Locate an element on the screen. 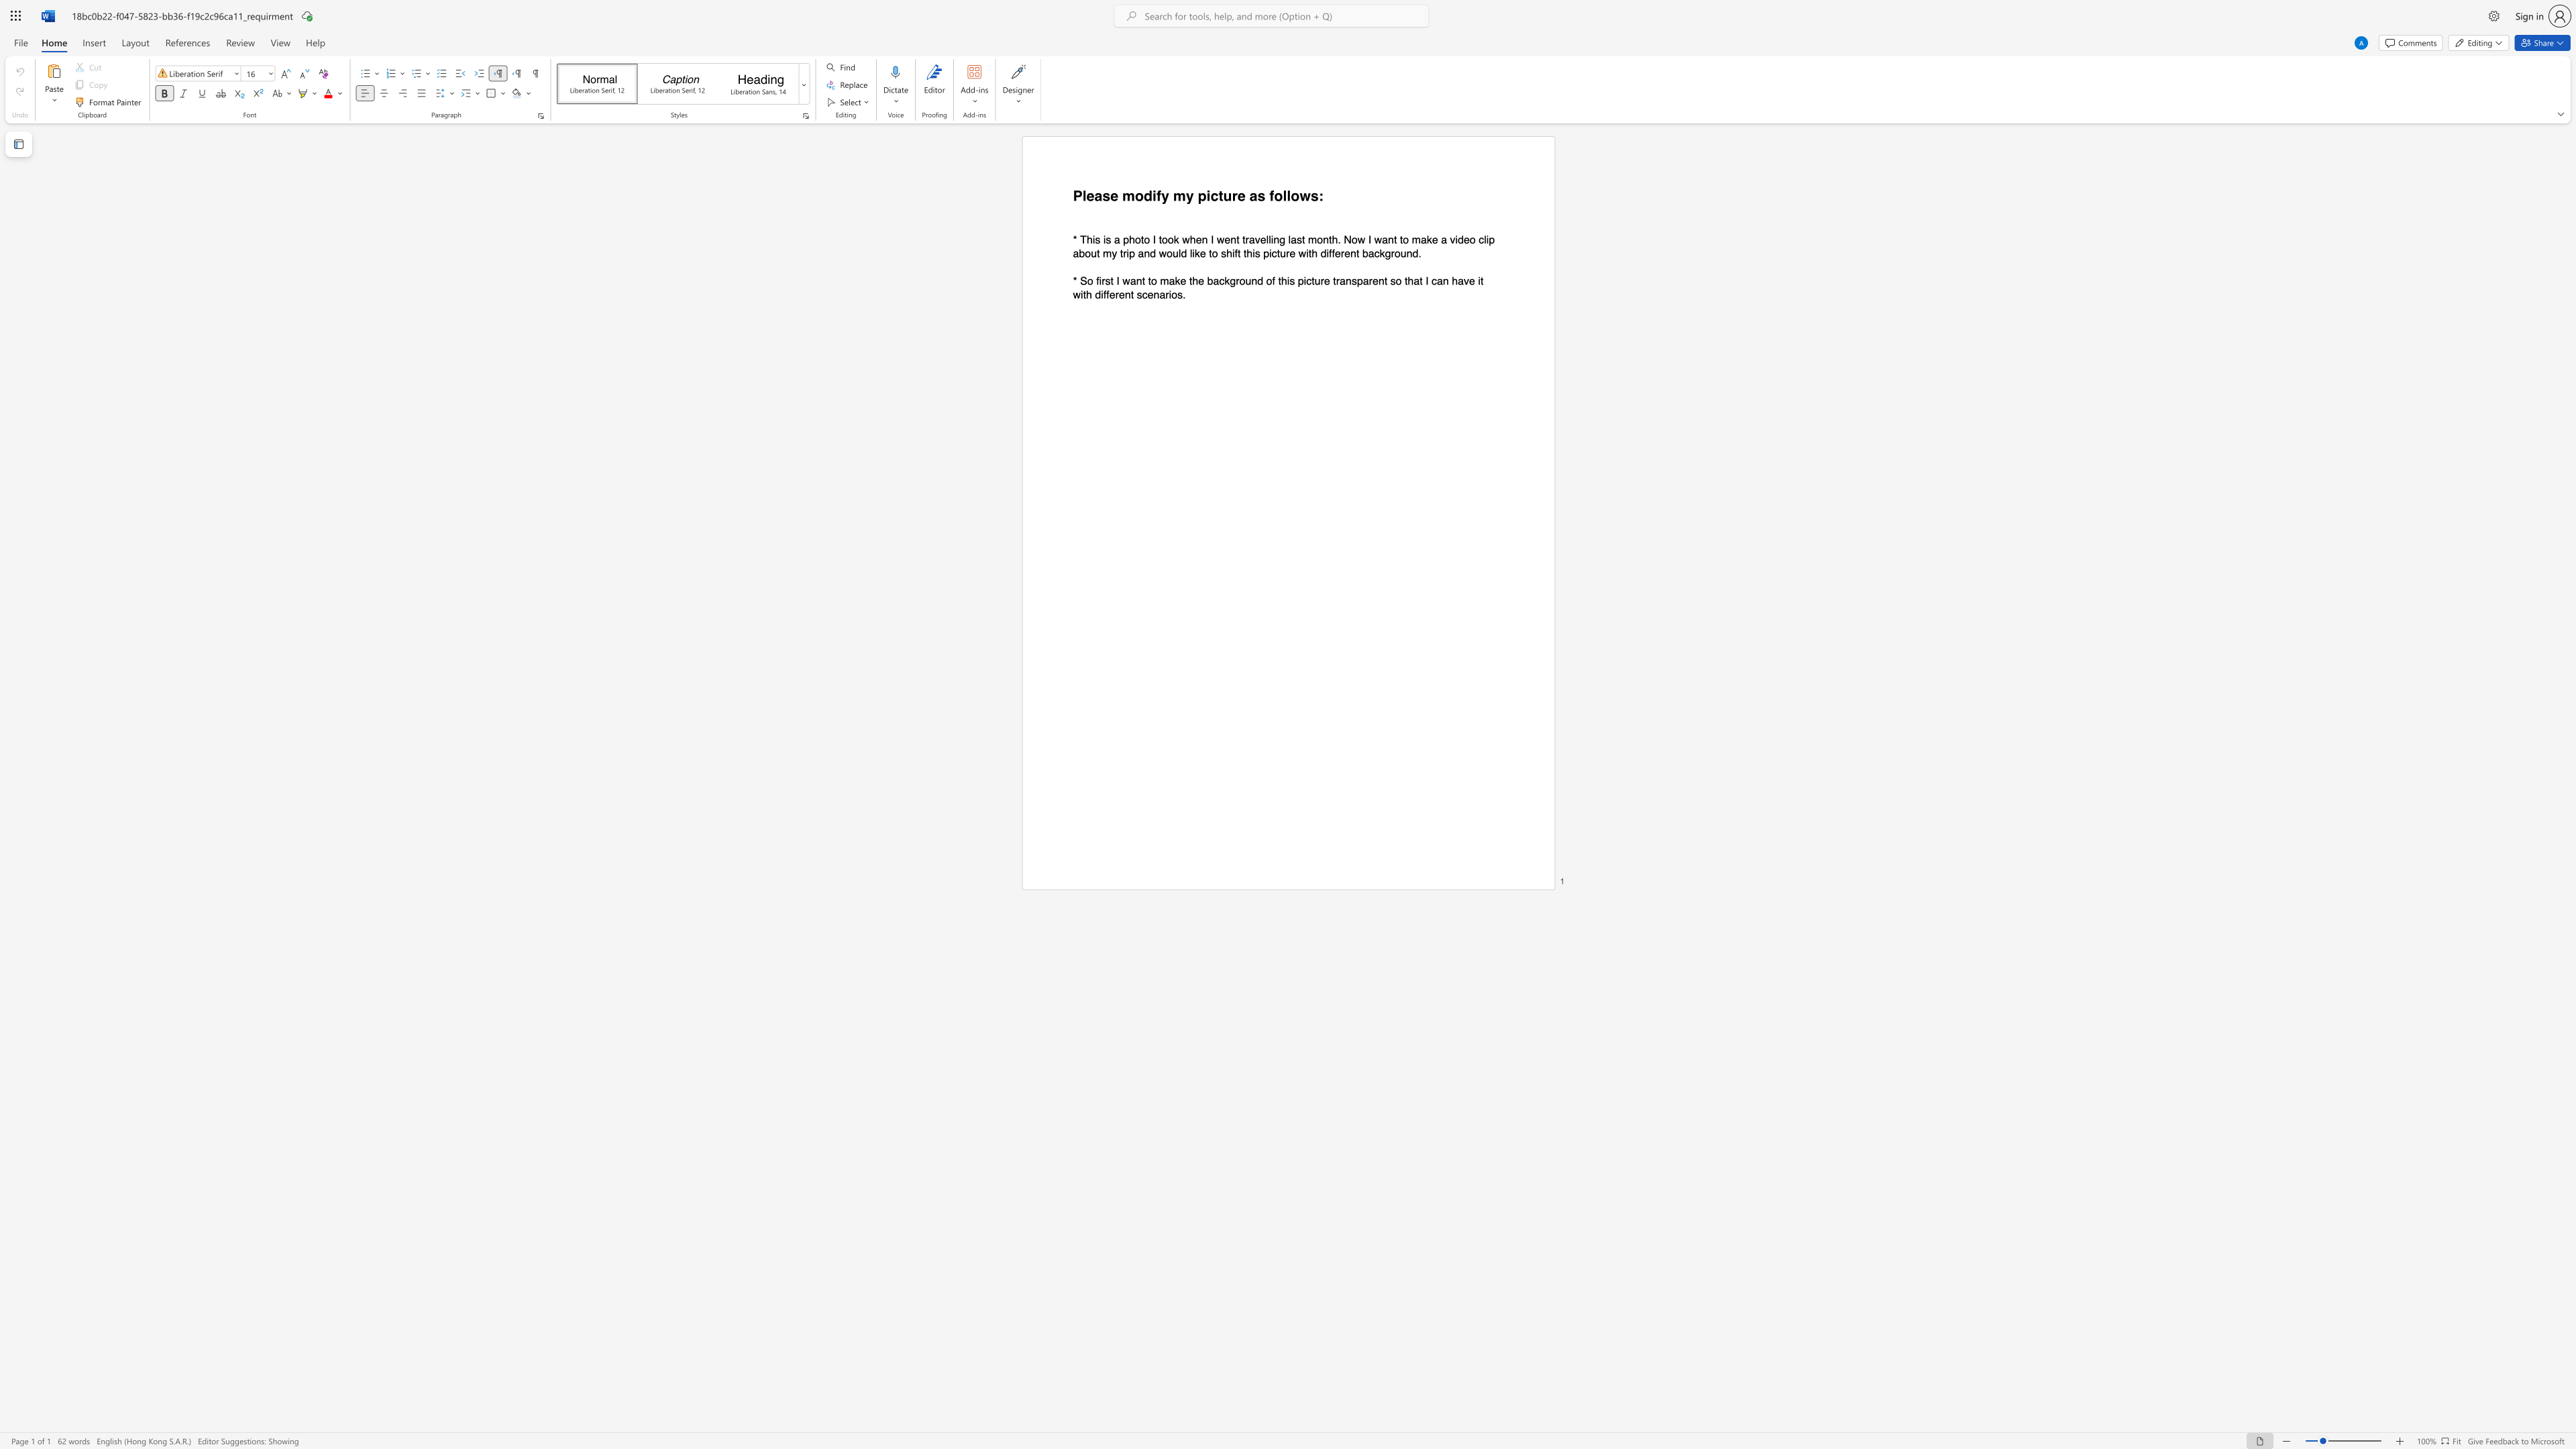 The height and width of the screenshot is (1449, 2576). the 1th character "a" in the text is located at coordinates (1252, 195).